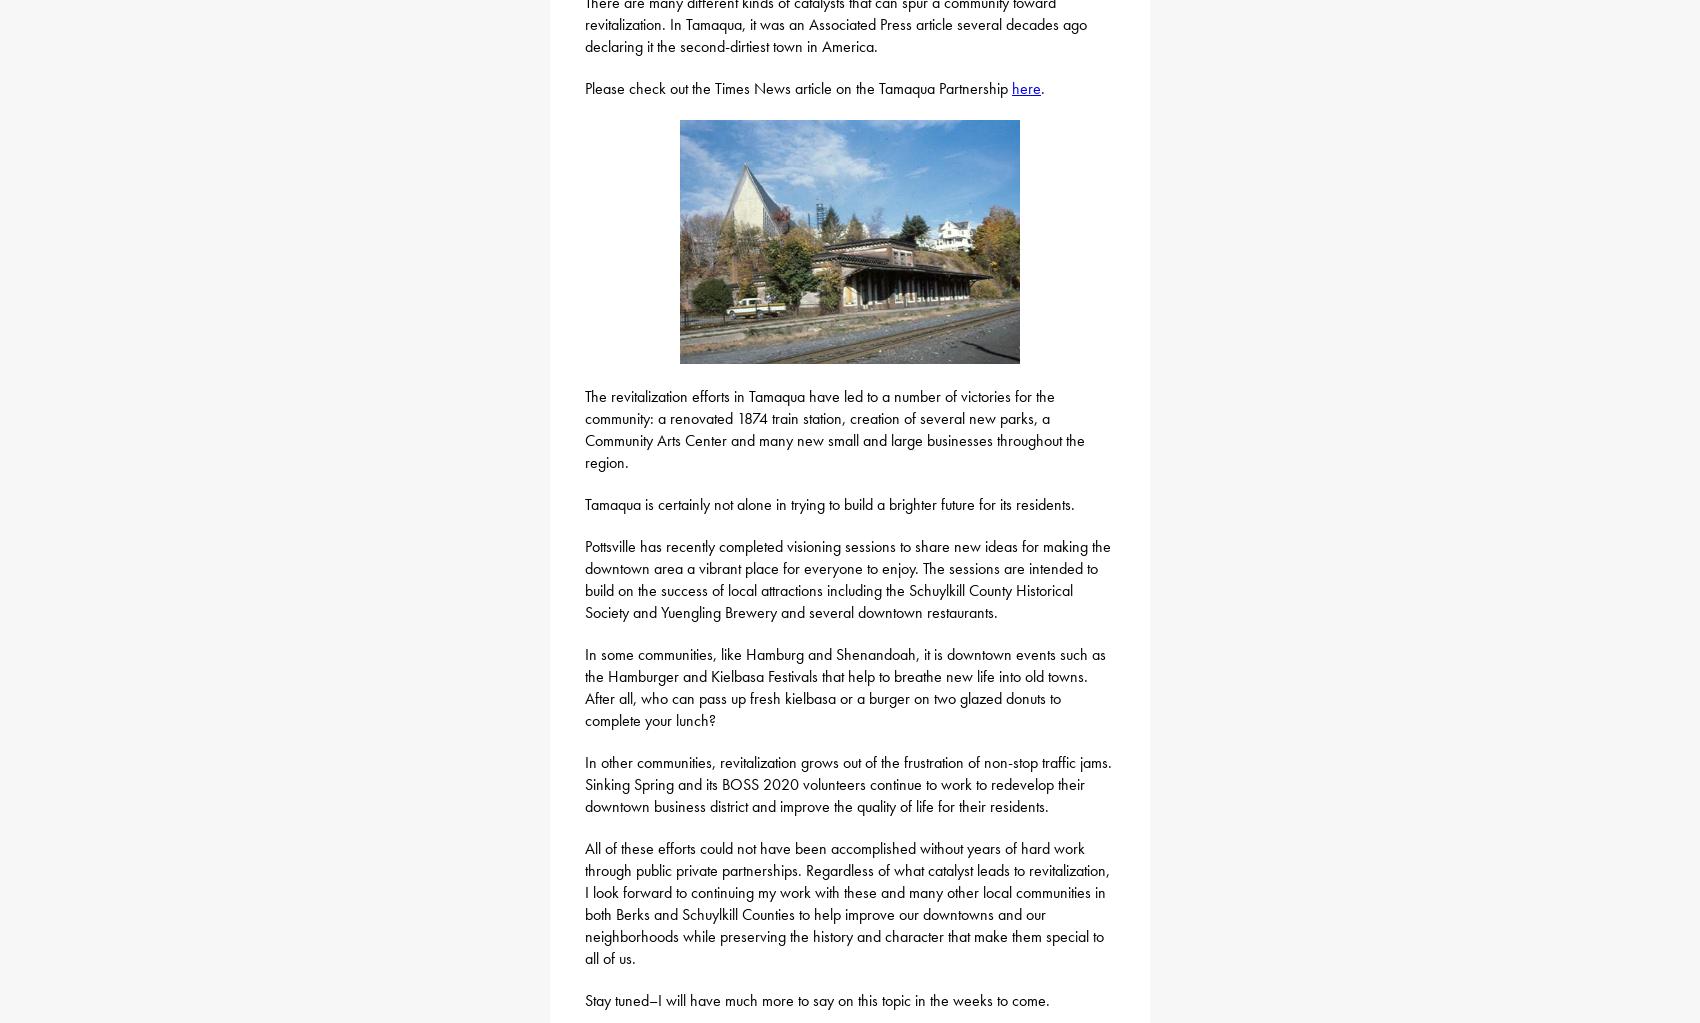  Describe the element at coordinates (847, 783) in the screenshot. I see `'In other communities, revitalization grows out of the frustration of non-stop traffic jams. Sinking Spring and its BOSS 2020 volunteers continue to work to redevelop their downtown business district and improve the quality of life for their residents.'` at that location.